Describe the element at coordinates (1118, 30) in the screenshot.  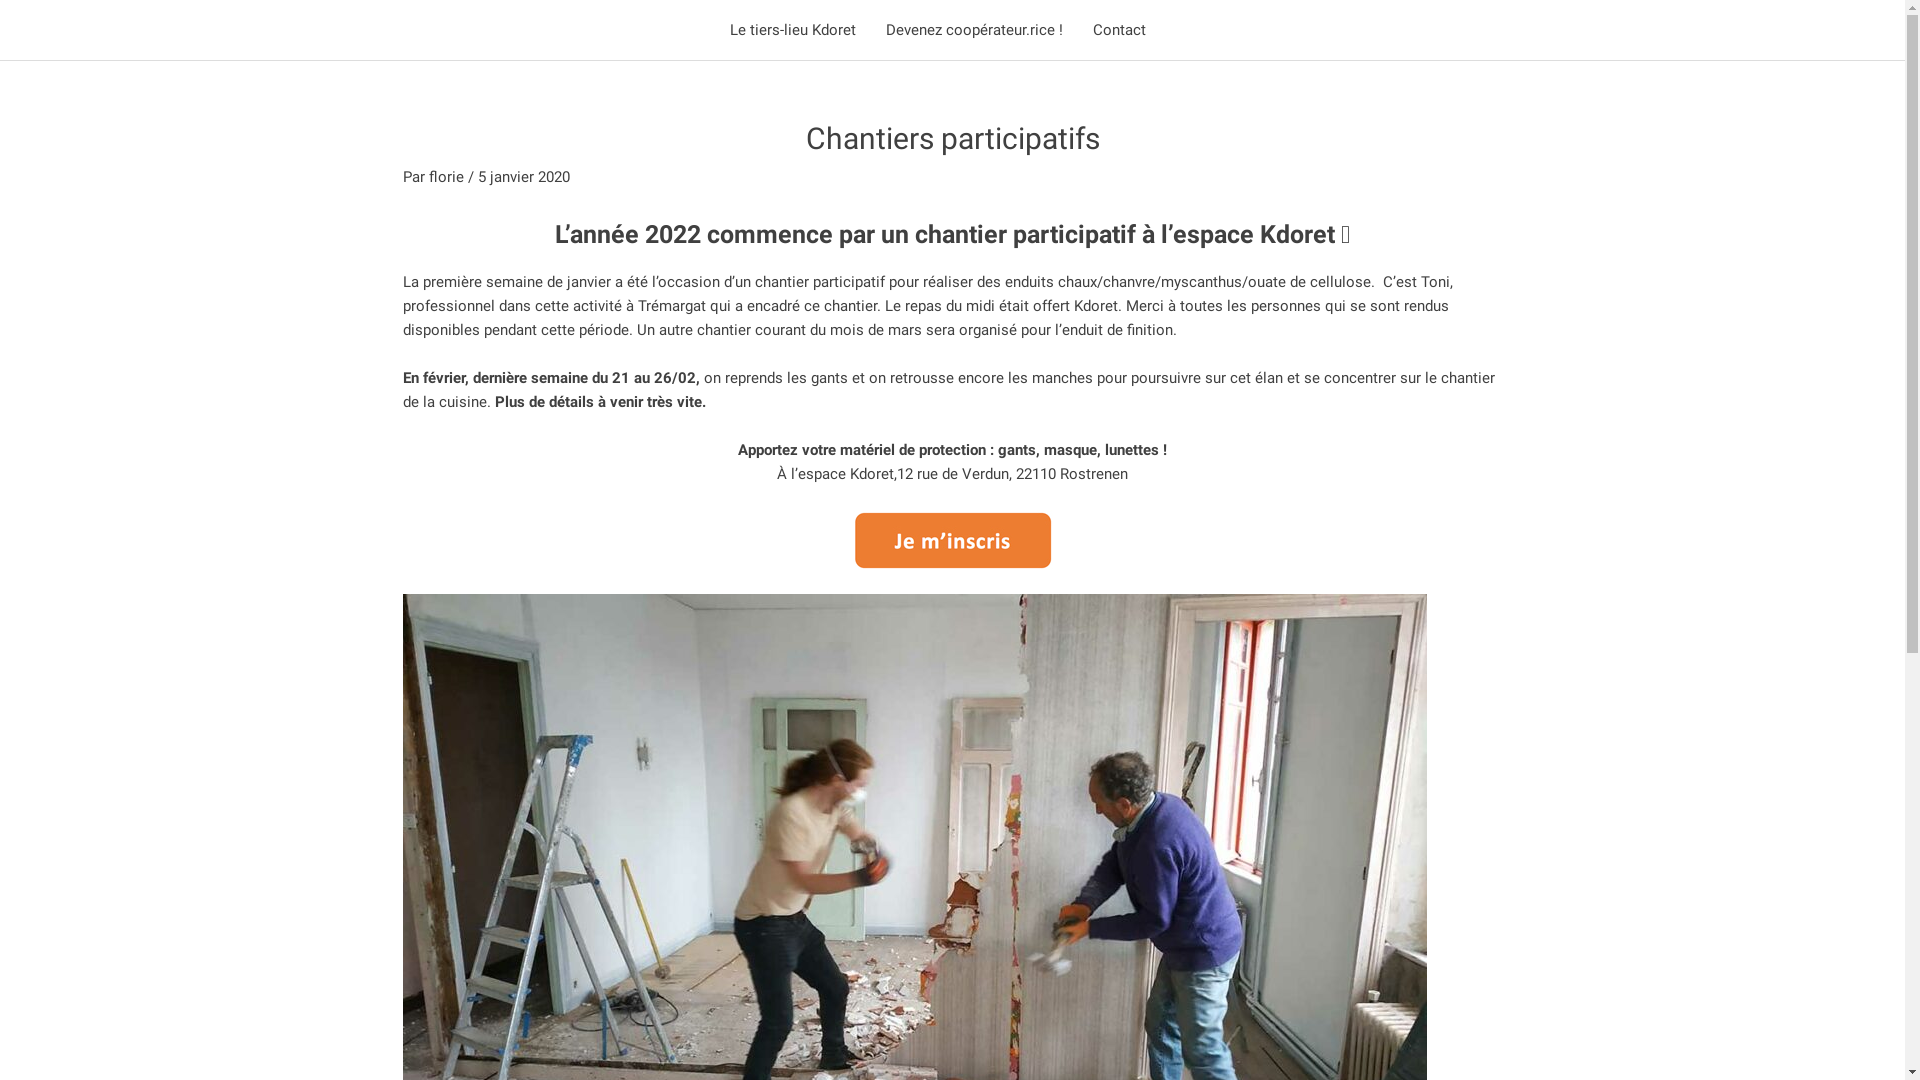
I see `'Contact'` at that location.